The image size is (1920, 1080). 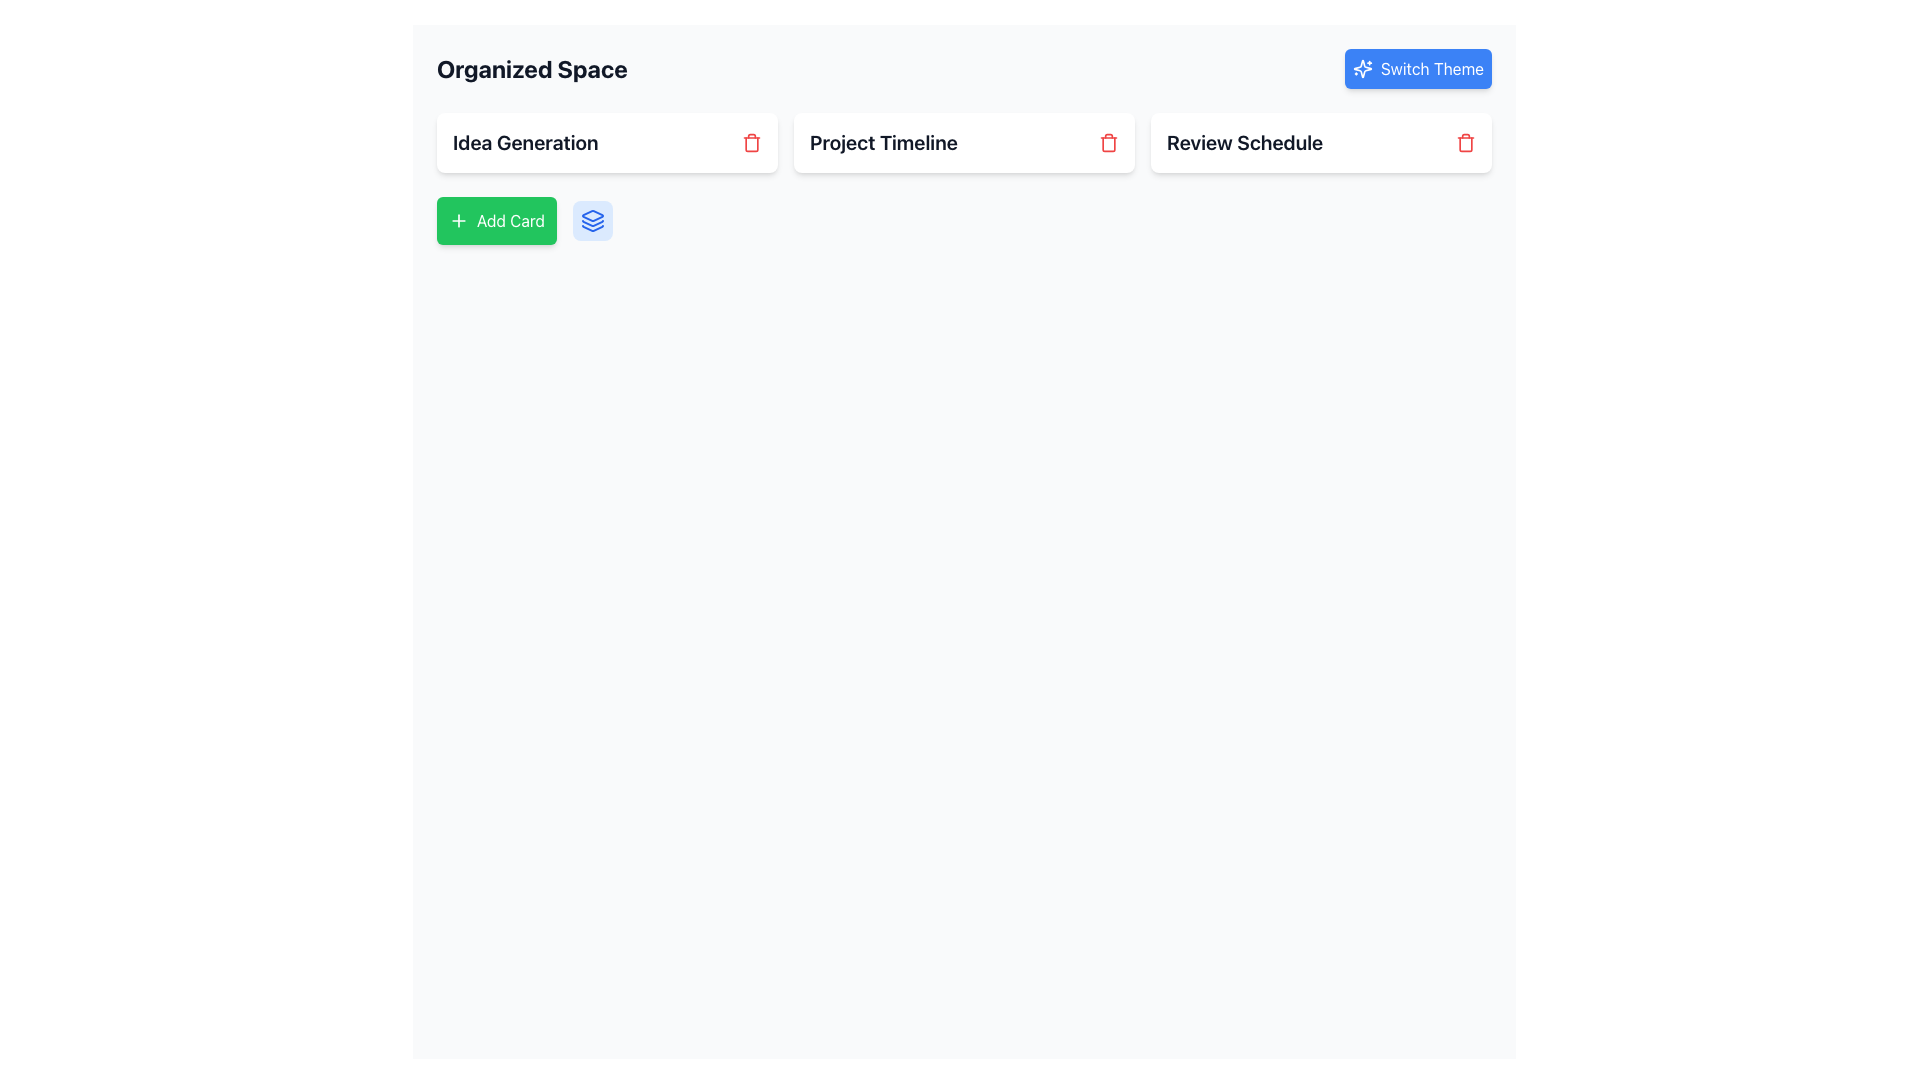 What do you see at coordinates (591, 220) in the screenshot?
I see `the square-shaped icon with a light blue background and a stack of blue layers in the center, located to the right of the green 'Add Card' button` at bounding box center [591, 220].